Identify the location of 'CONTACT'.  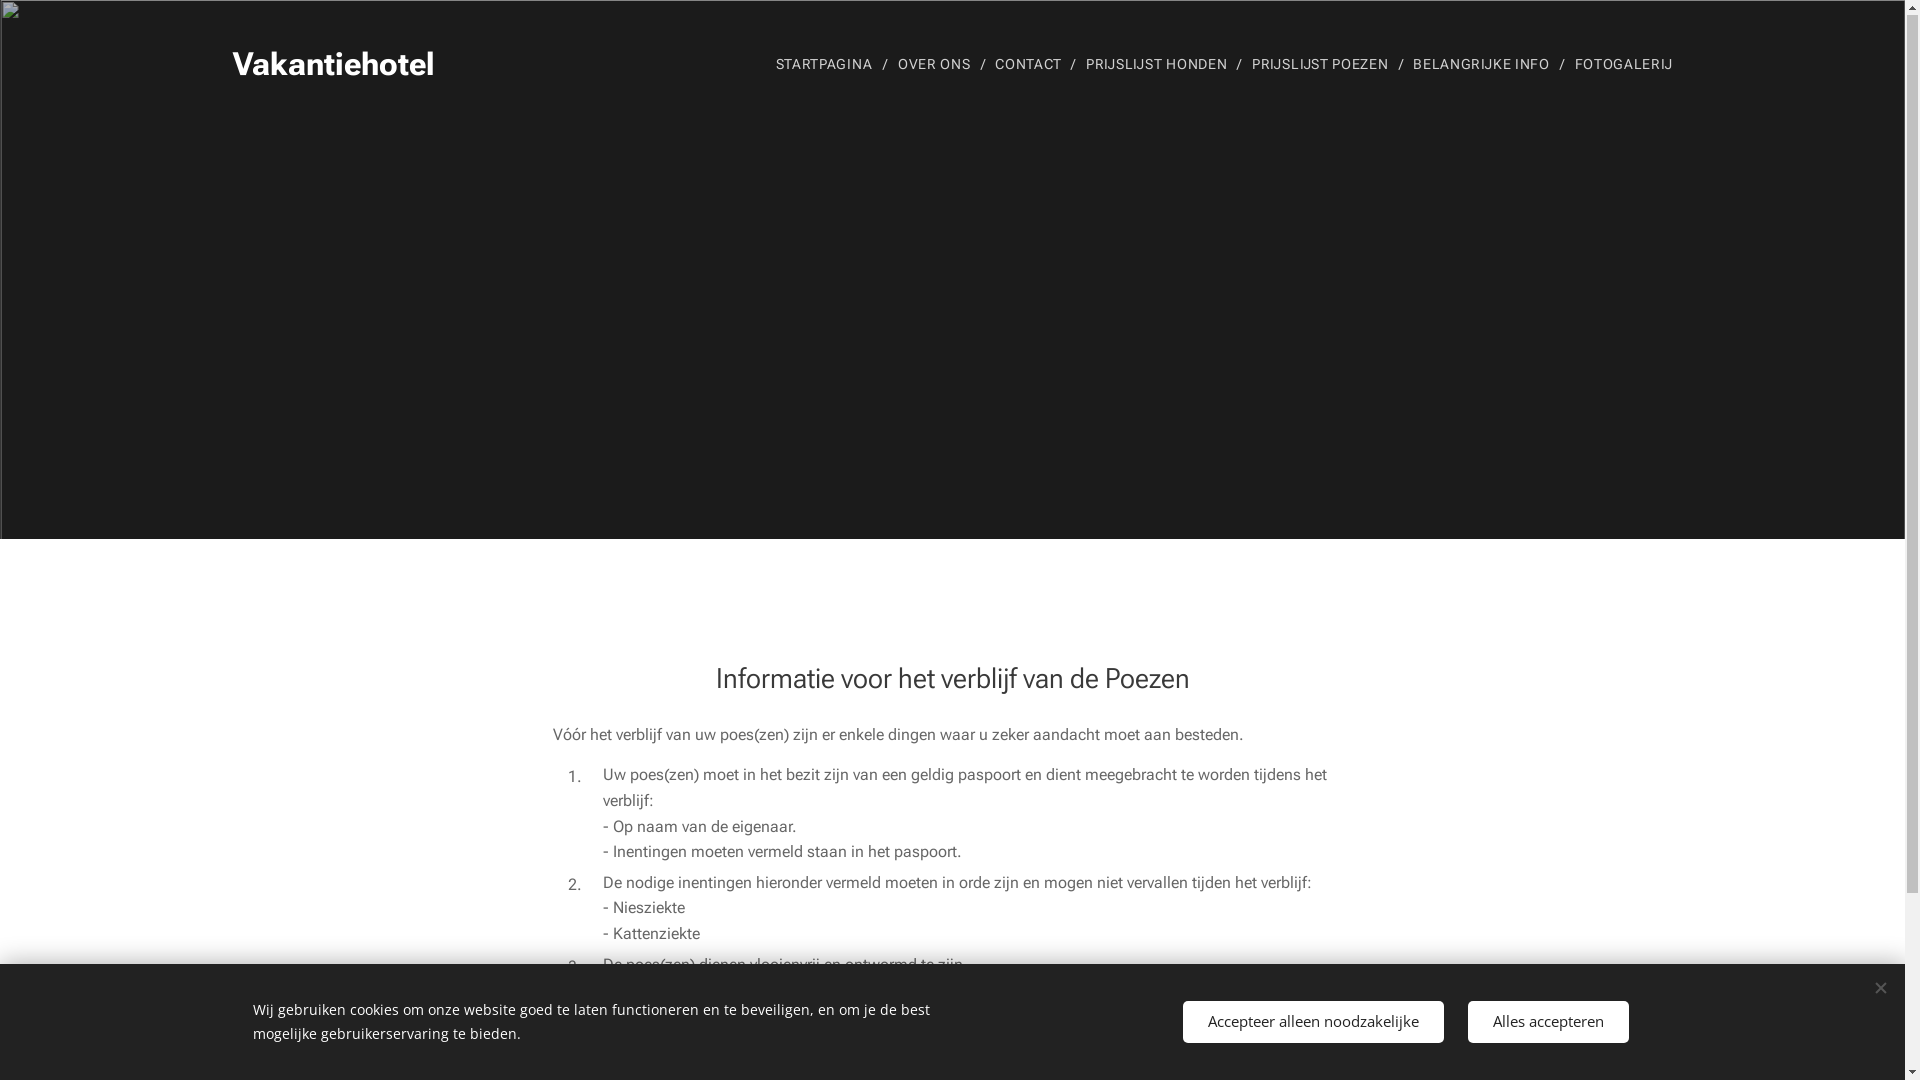
(1030, 64).